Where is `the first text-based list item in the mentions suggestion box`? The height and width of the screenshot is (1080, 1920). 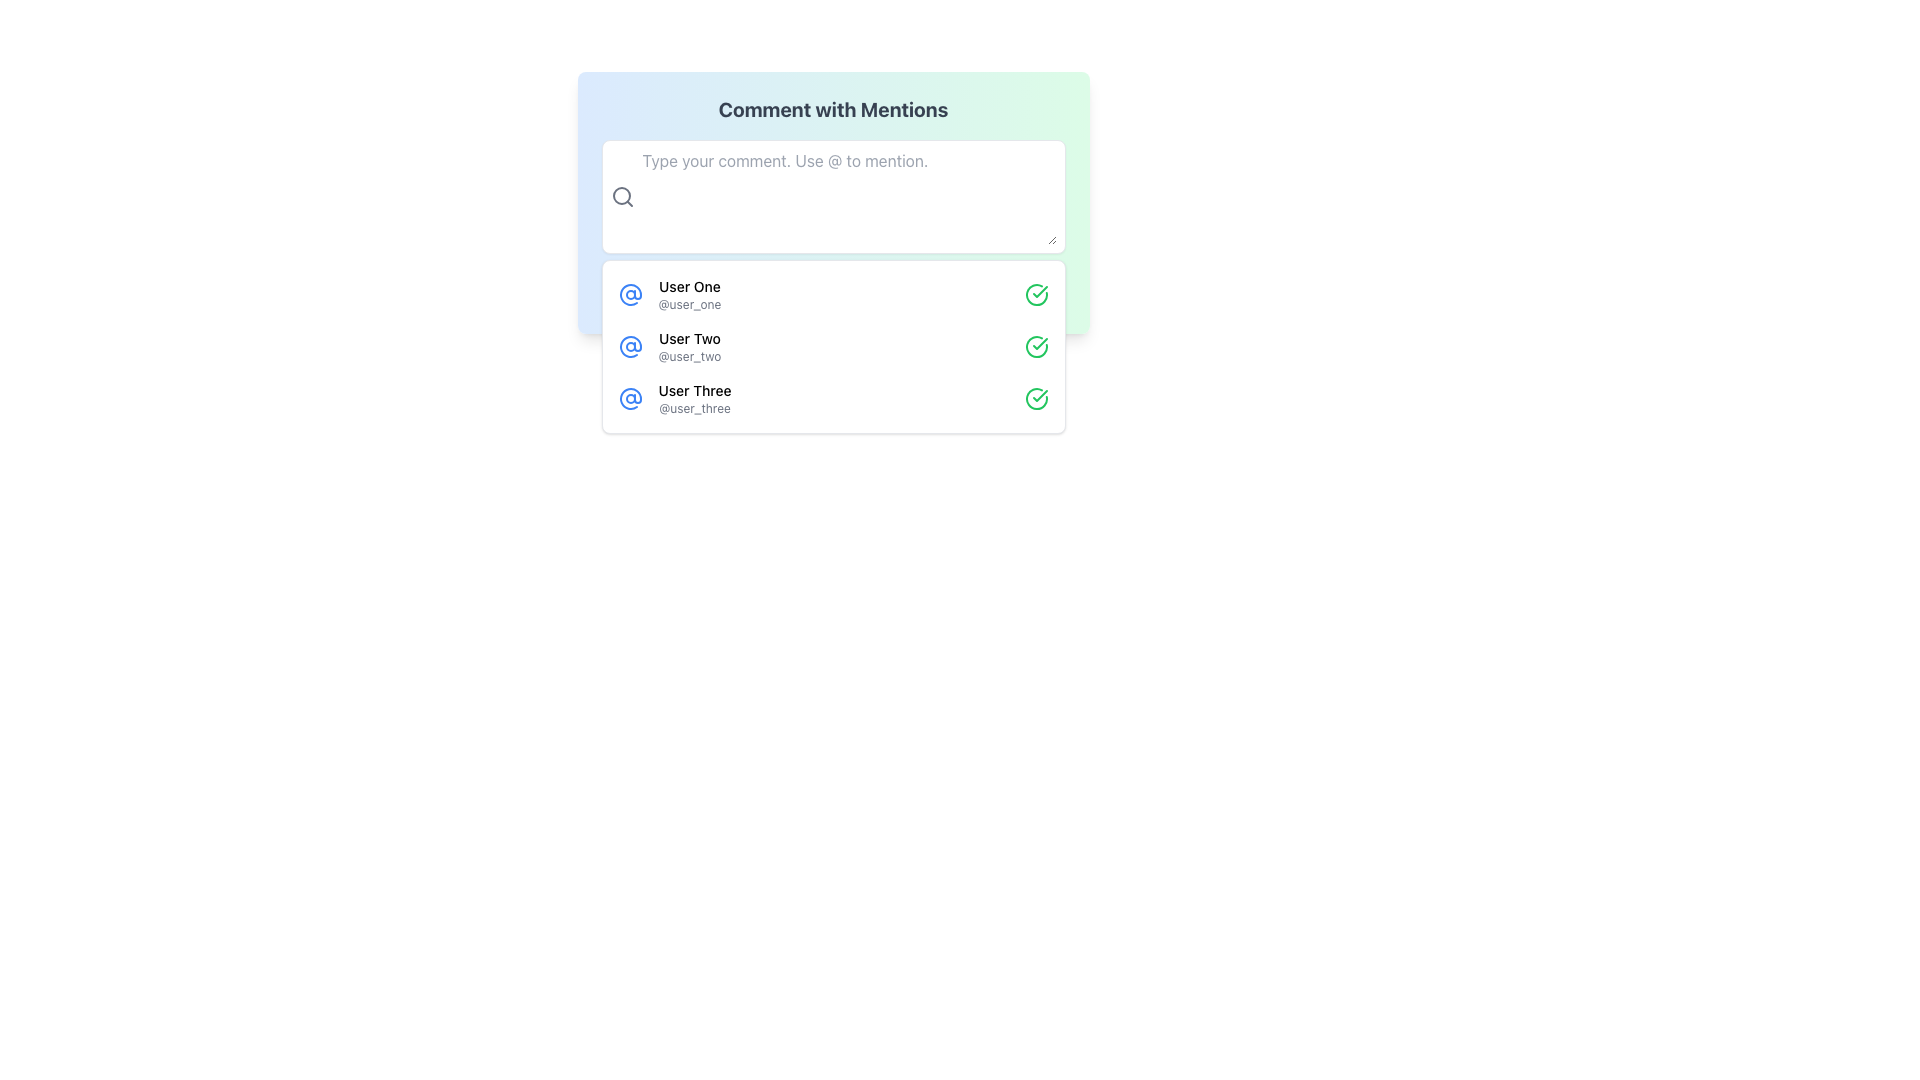 the first text-based list item in the mentions suggestion box is located at coordinates (690, 294).